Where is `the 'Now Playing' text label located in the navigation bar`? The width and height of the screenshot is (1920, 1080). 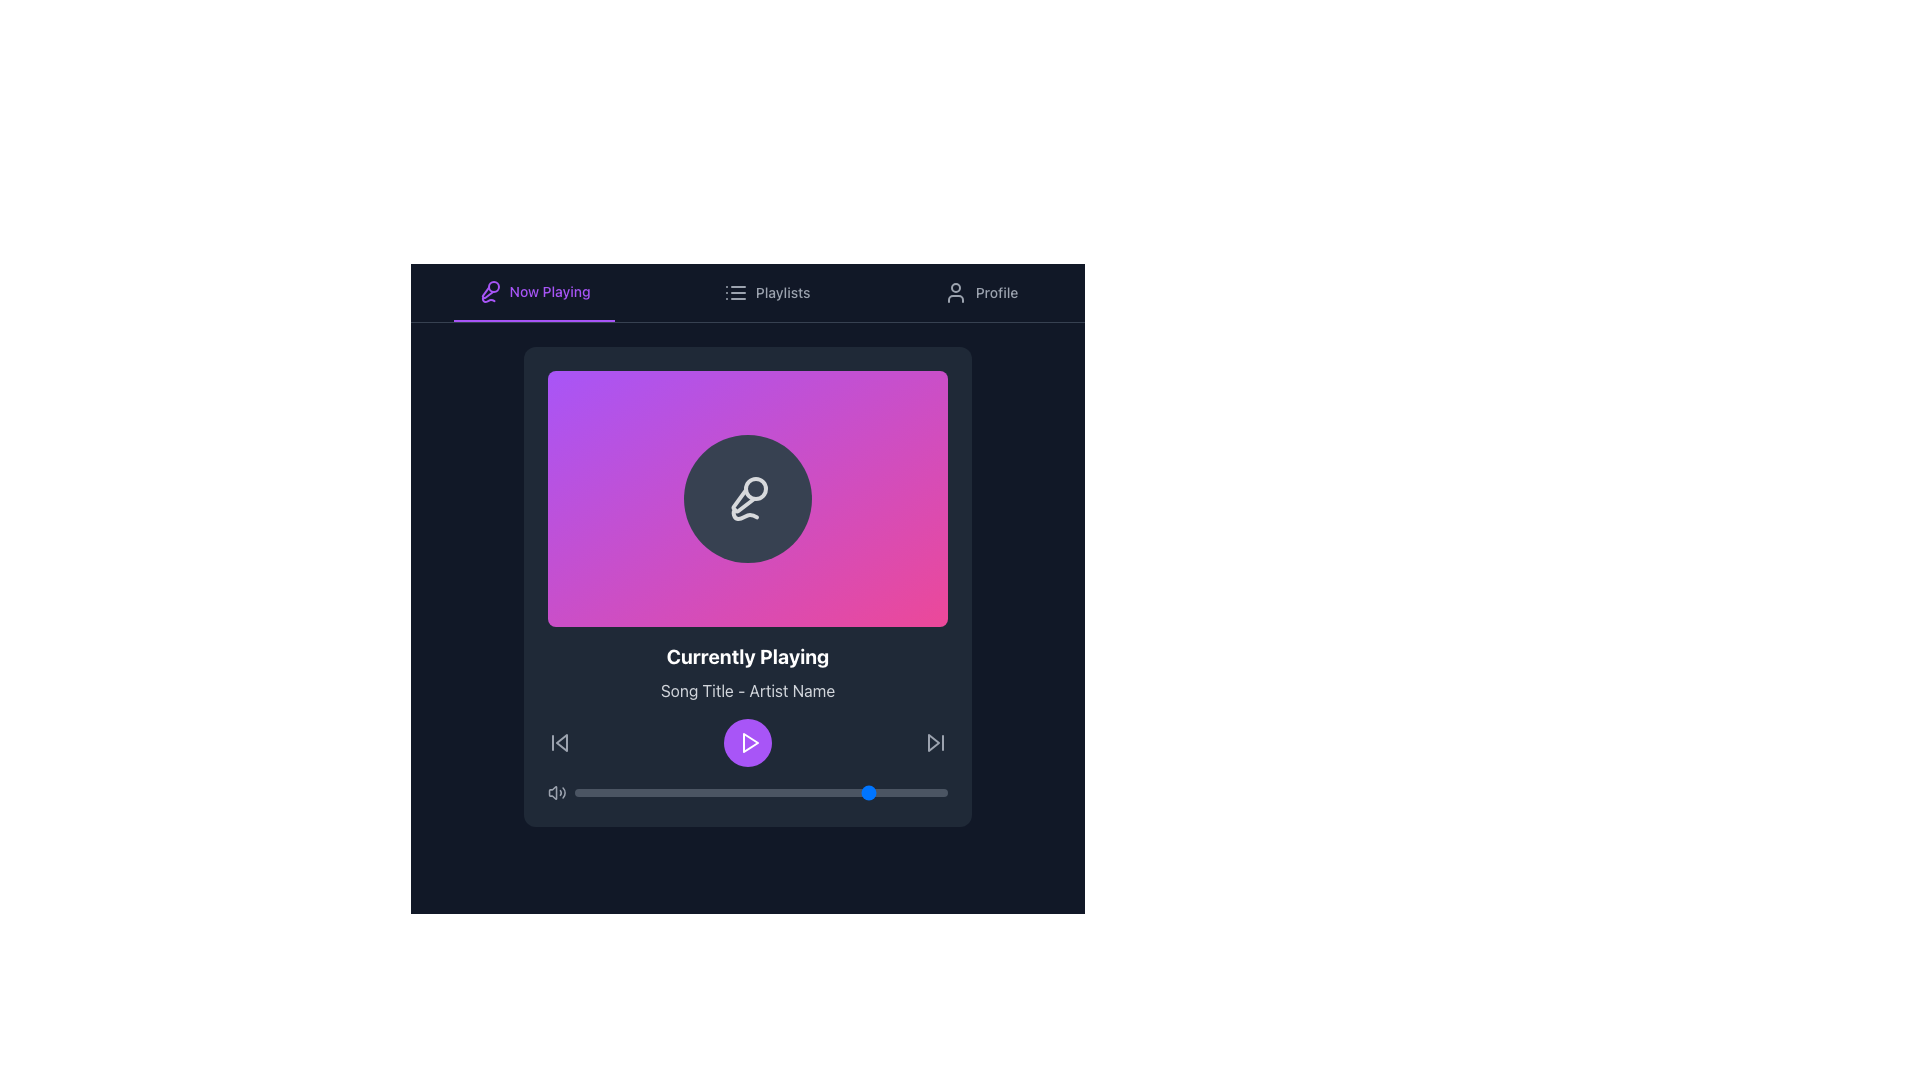
the 'Now Playing' text label located in the navigation bar is located at coordinates (550, 292).